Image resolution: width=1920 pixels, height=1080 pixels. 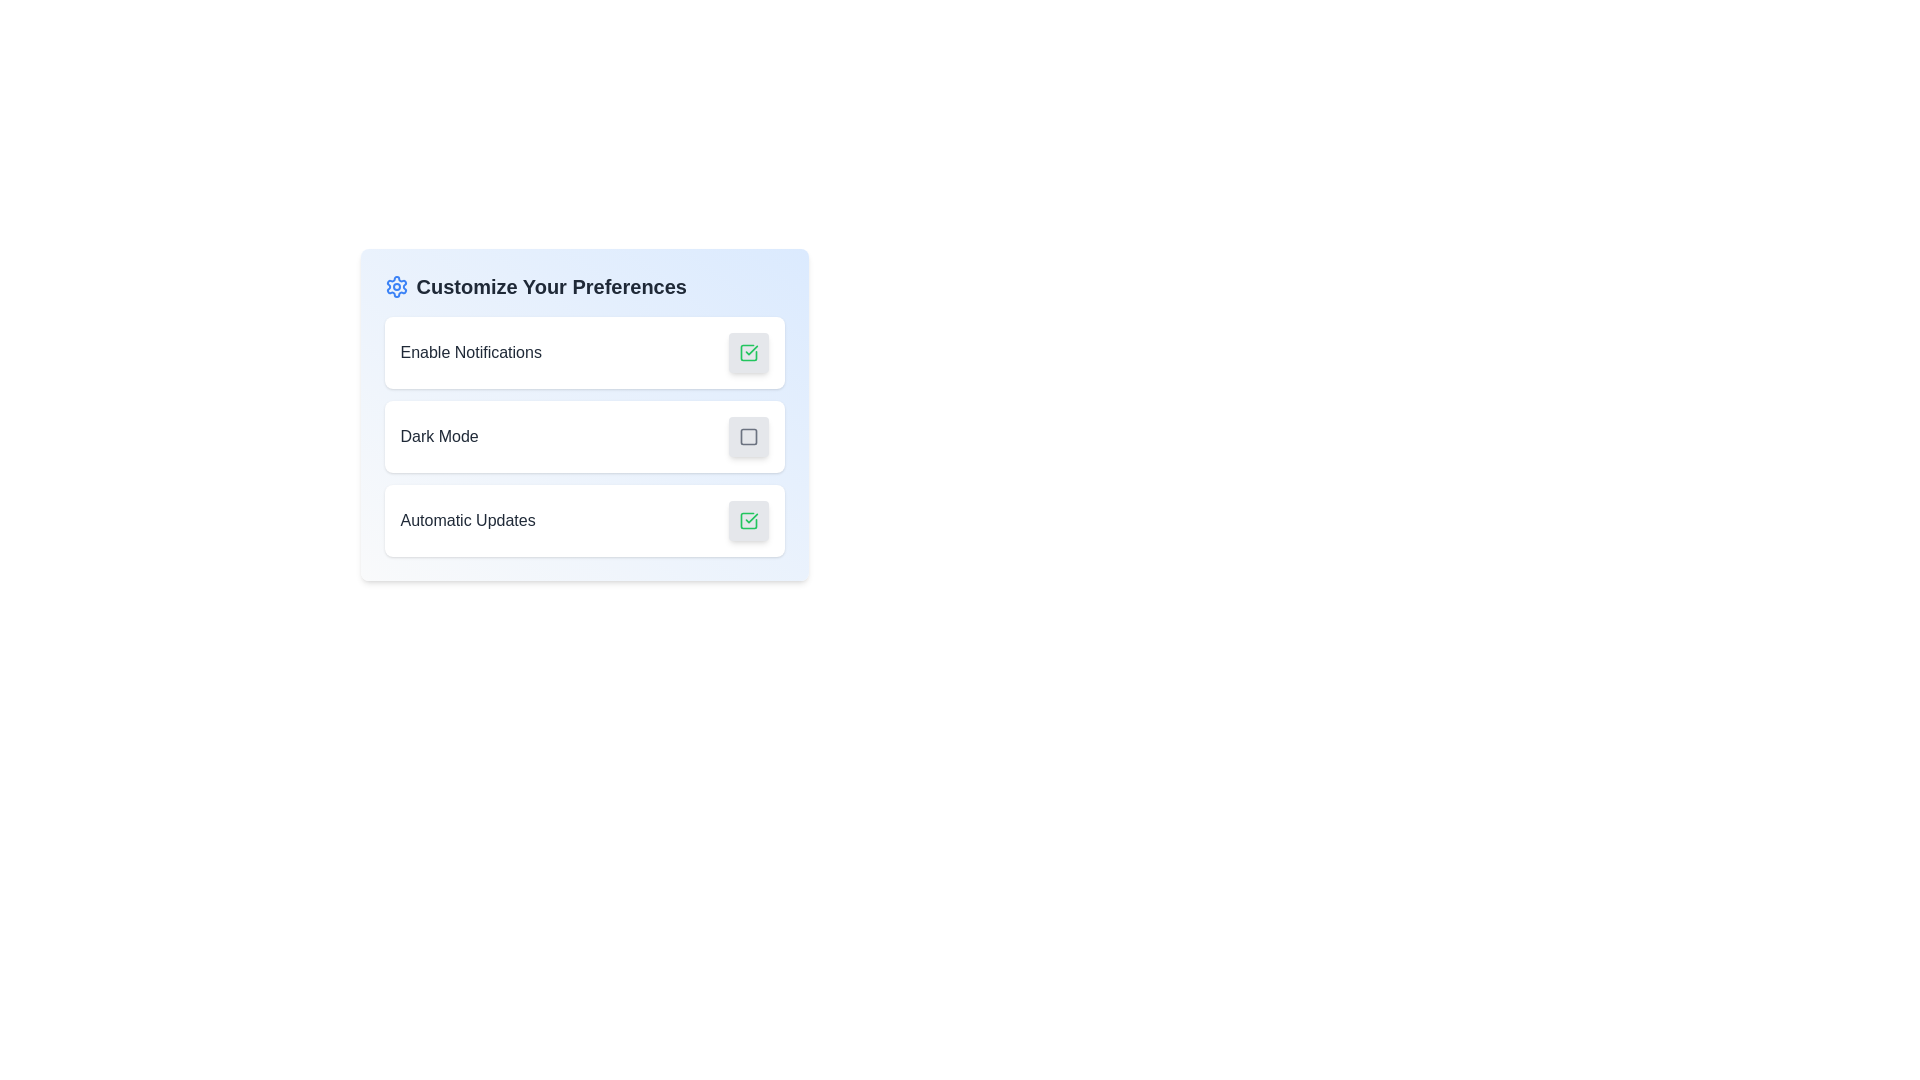 What do you see at coordinates (747, 519) in the screenshot?
I see `the green square icon for 'Automatic Updates' in the preferences section` at bounding box center [747, 519].